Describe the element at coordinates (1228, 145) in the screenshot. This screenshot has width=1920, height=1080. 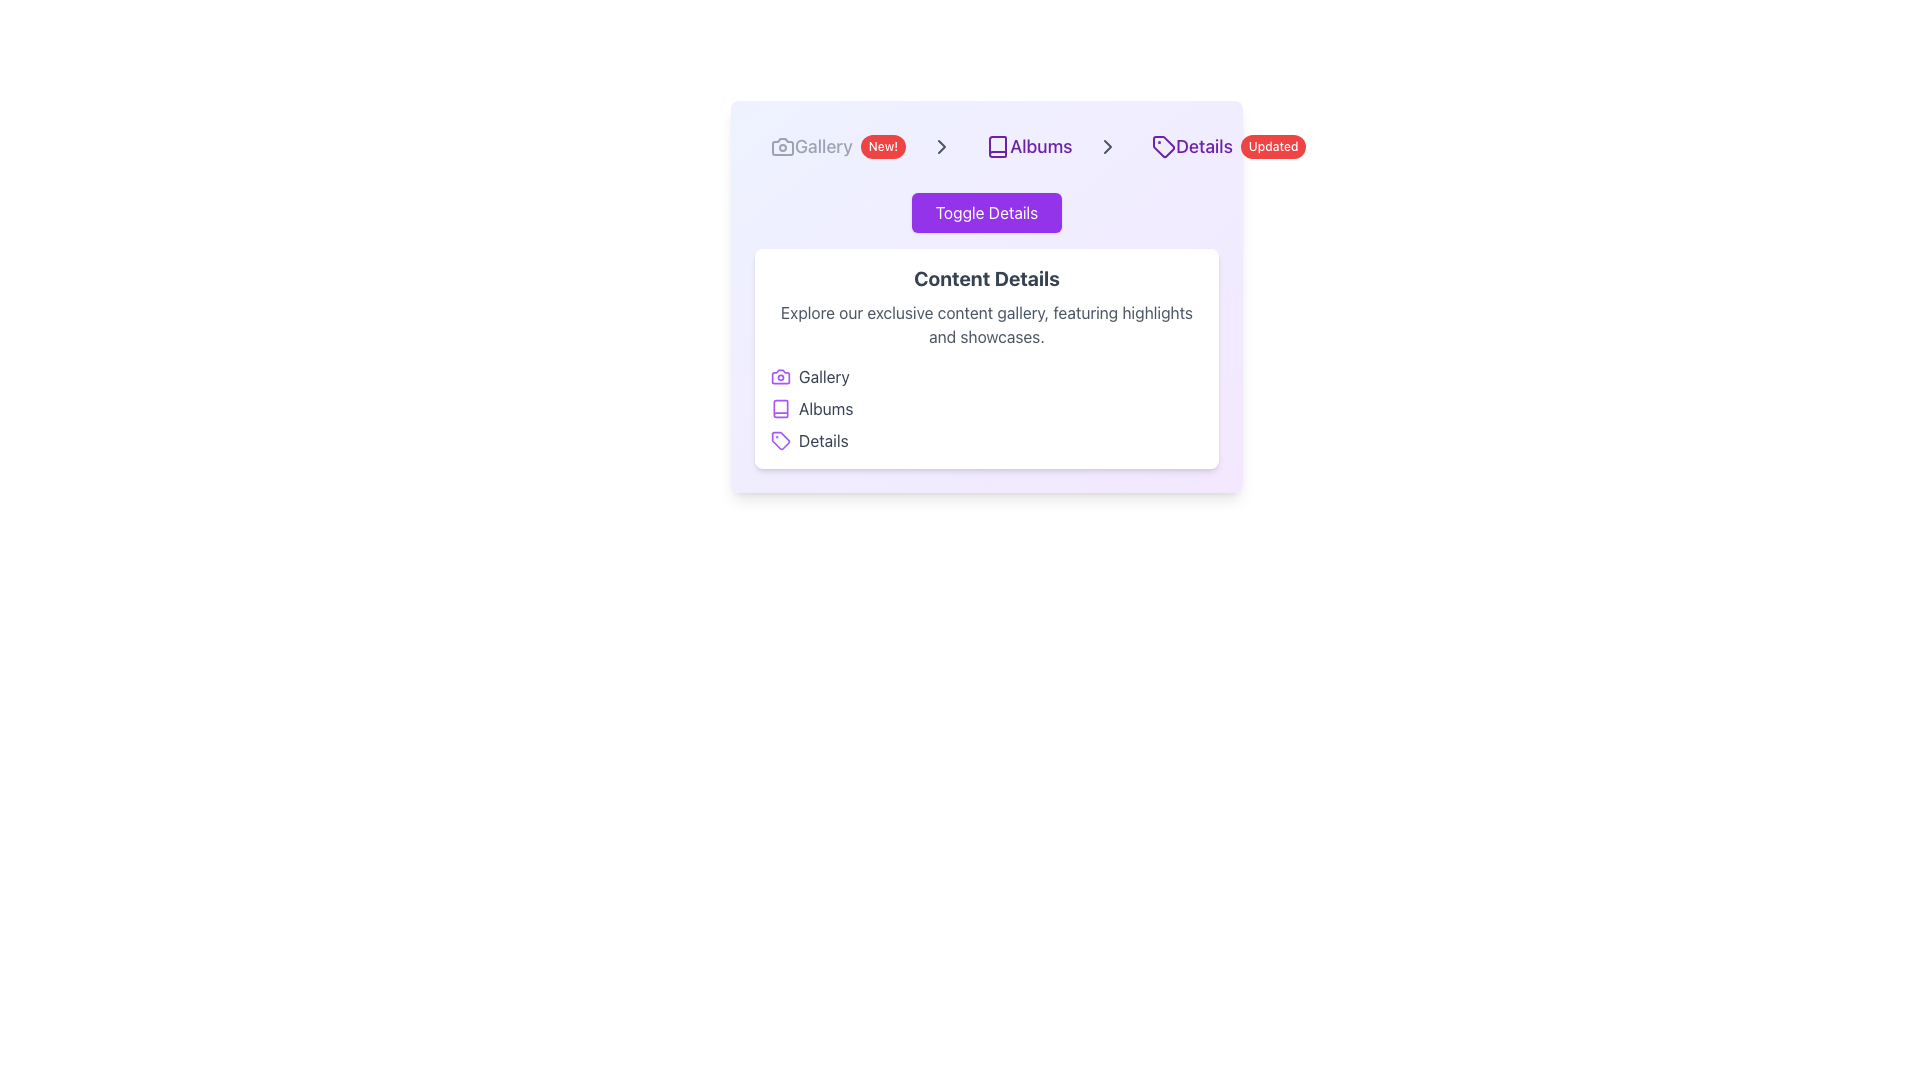
I see `the purple icon in the Composite navigation item labeled 'Details'` at that location.